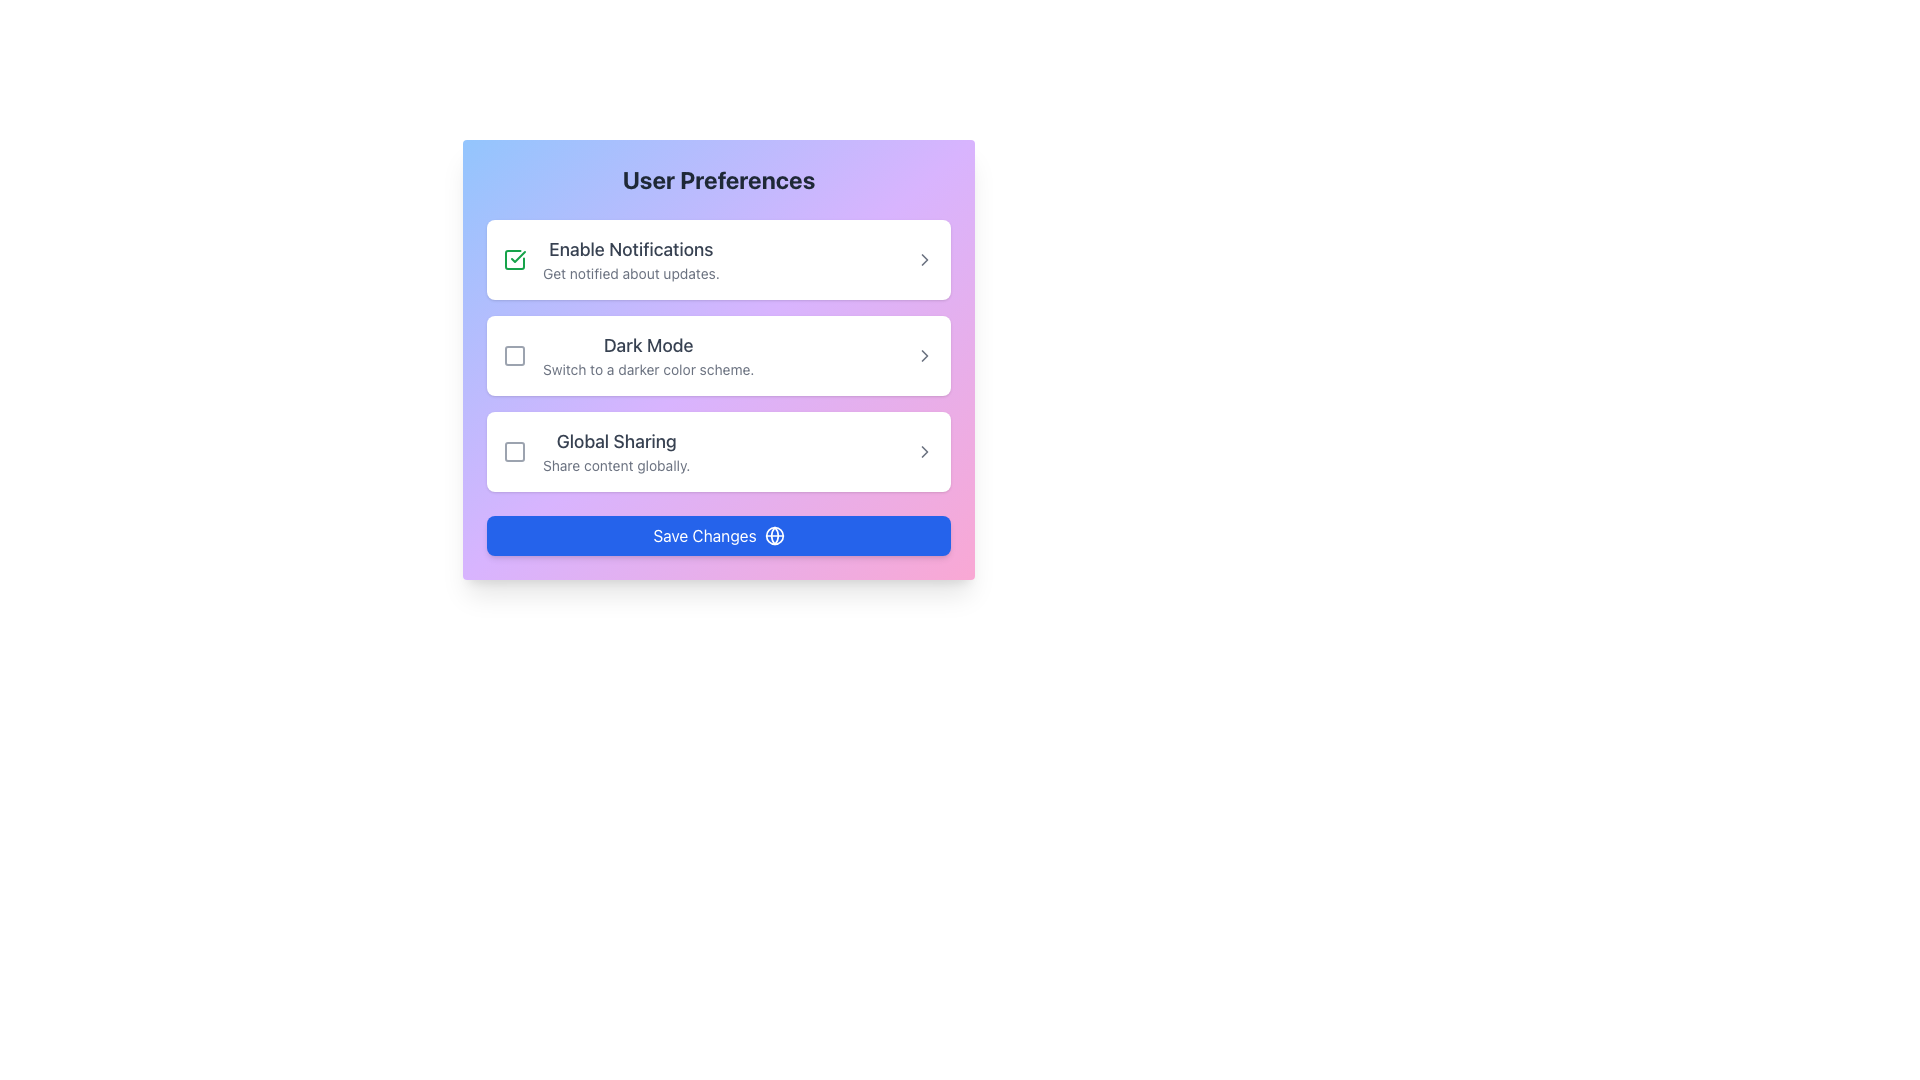 Image resolution: width=1920 pixels, height=1080 pixels. I want to click on the checkbox text indicating the user's preference for receiving notifications, so click(610, 258).